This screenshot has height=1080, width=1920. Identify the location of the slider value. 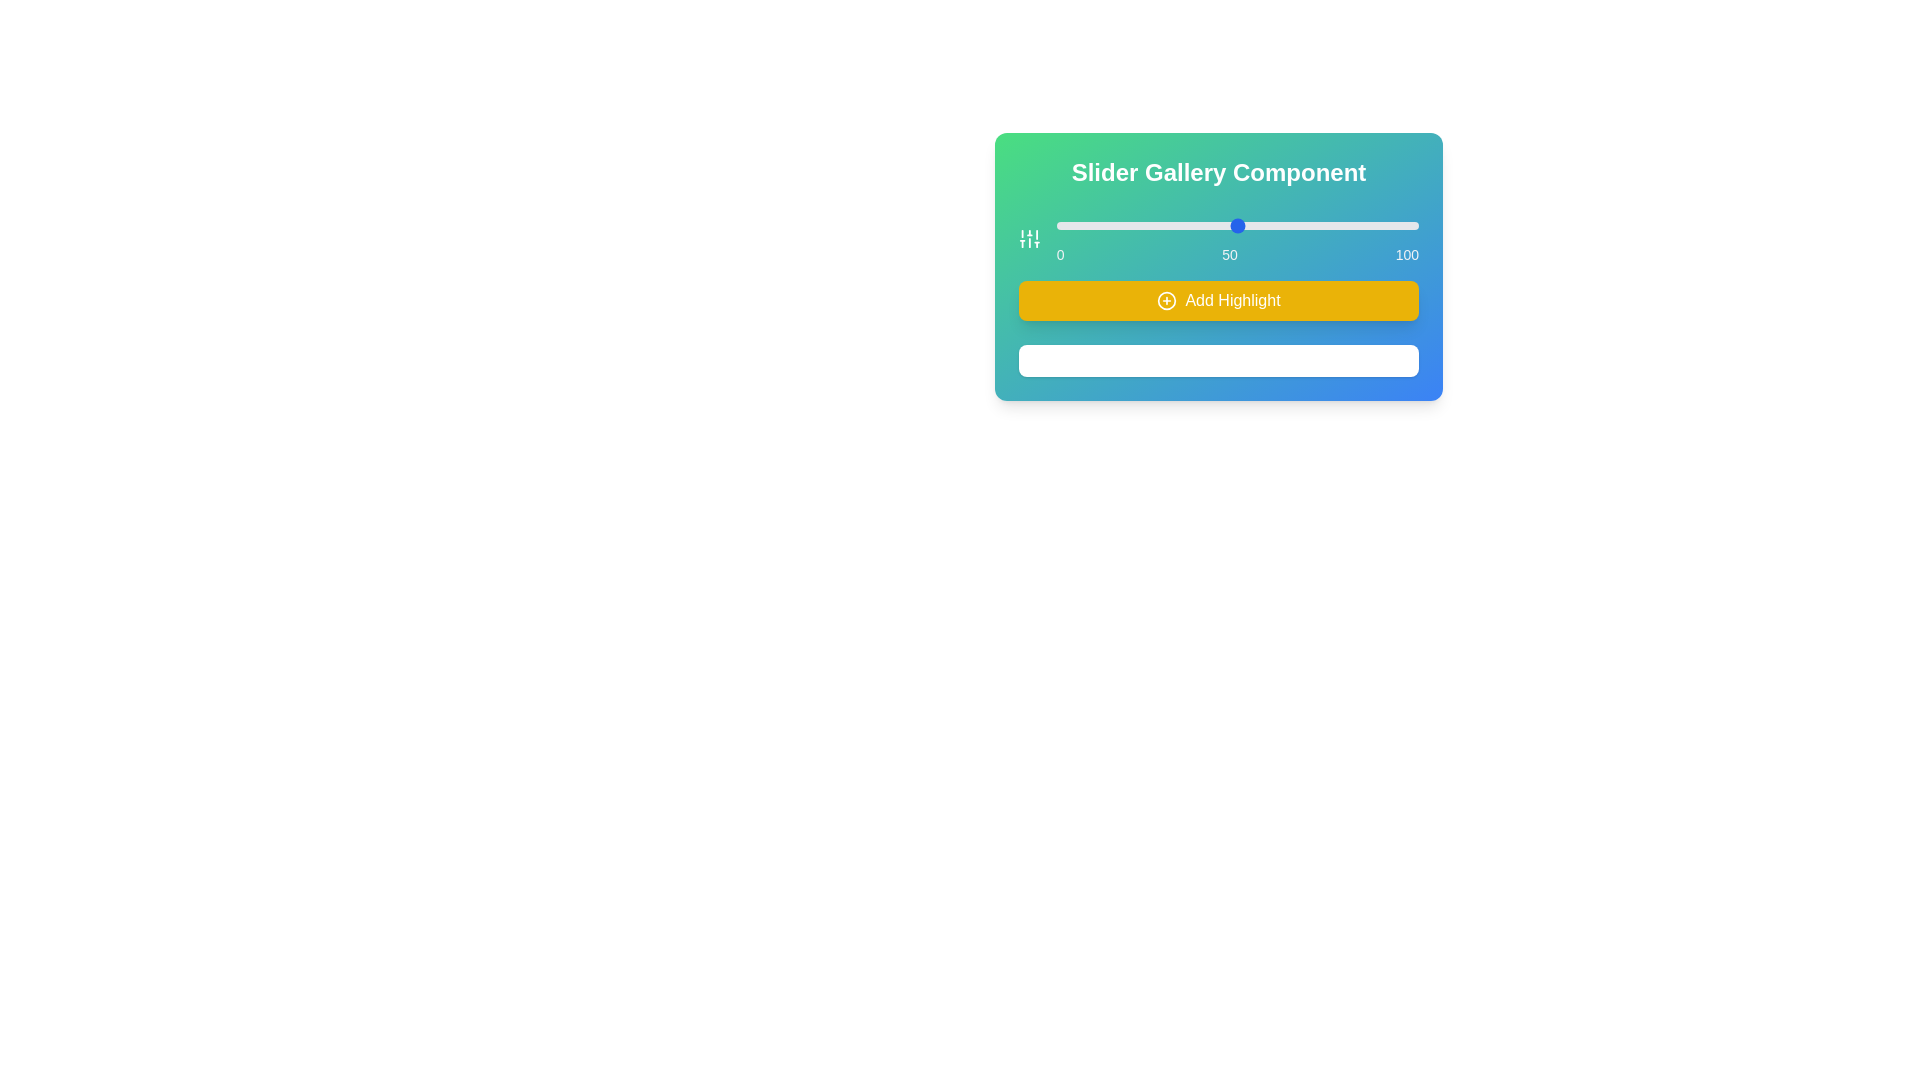
(1176, 225).